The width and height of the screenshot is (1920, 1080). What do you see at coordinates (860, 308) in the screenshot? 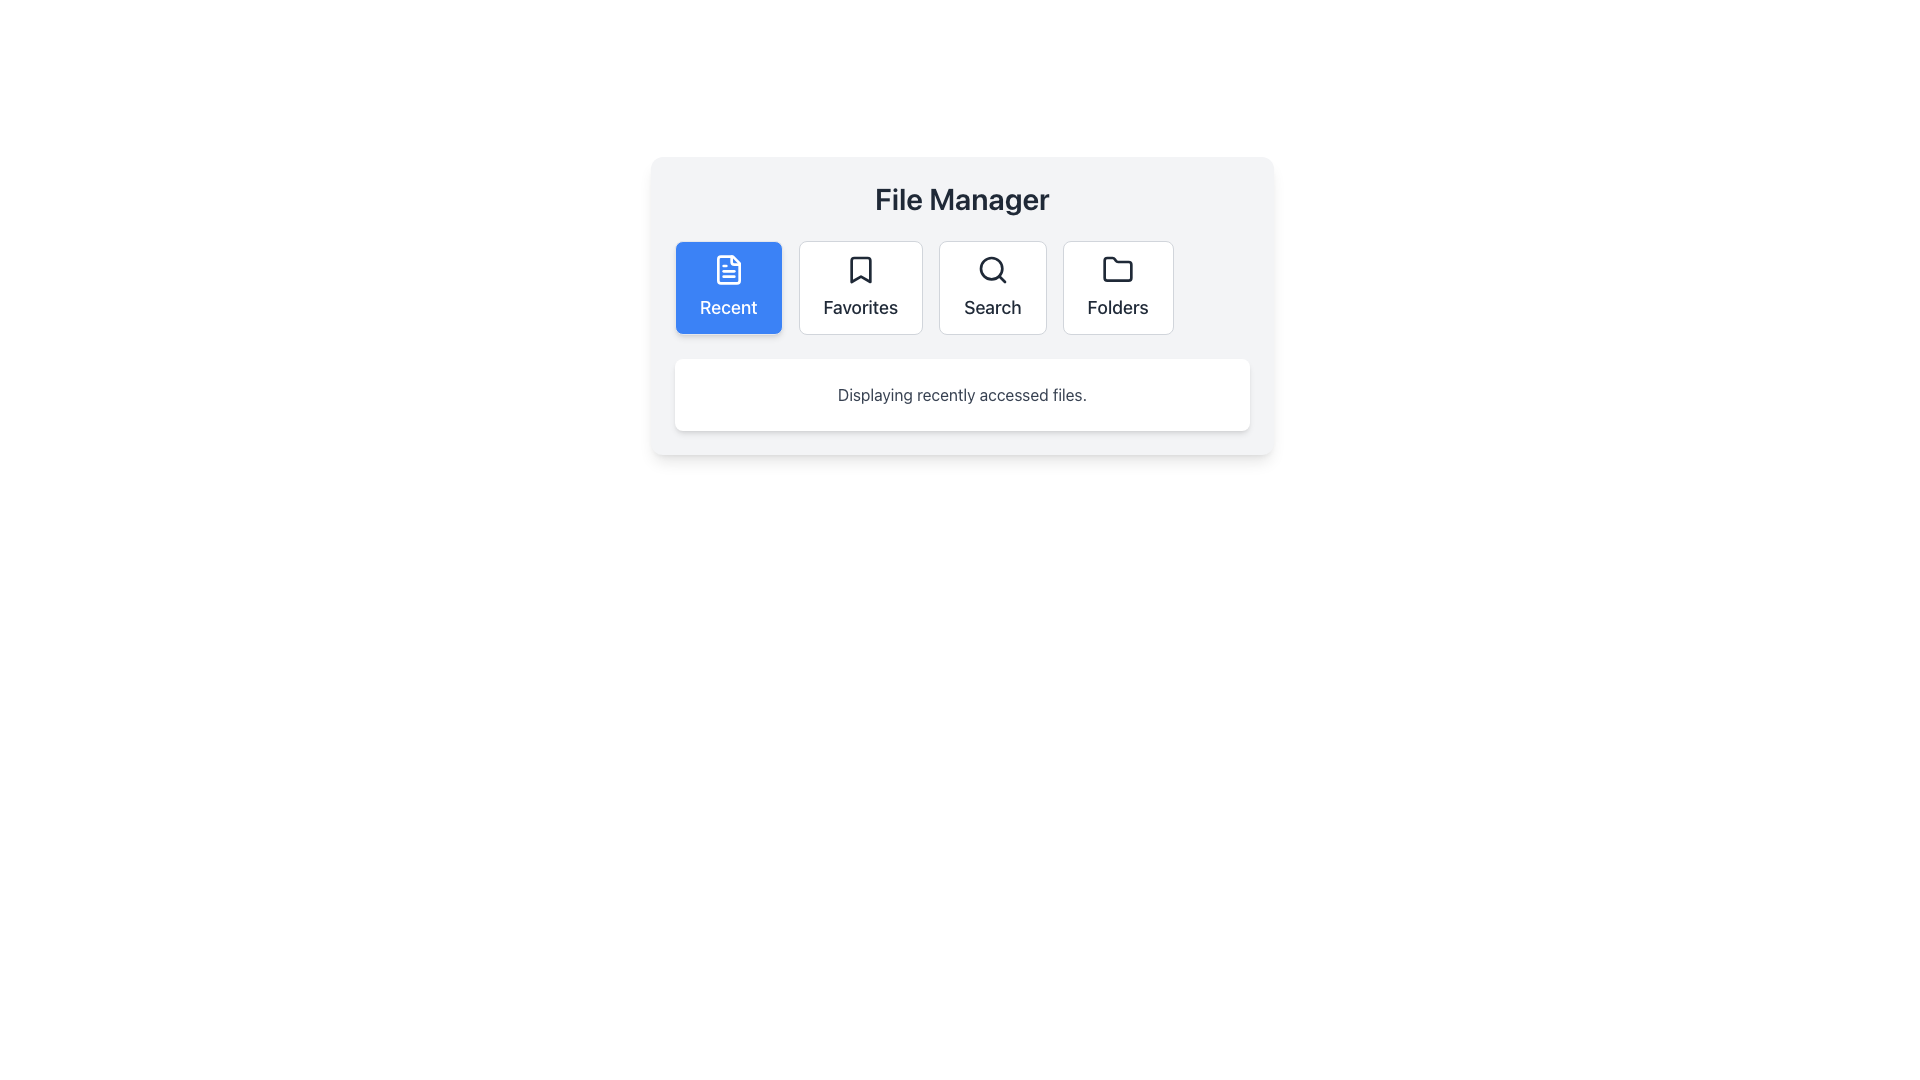
I see `the button labeled 'Favorites', which is part of the 'File Manager' group and is located below a bookmark icon` at bounding box center [860, 308].